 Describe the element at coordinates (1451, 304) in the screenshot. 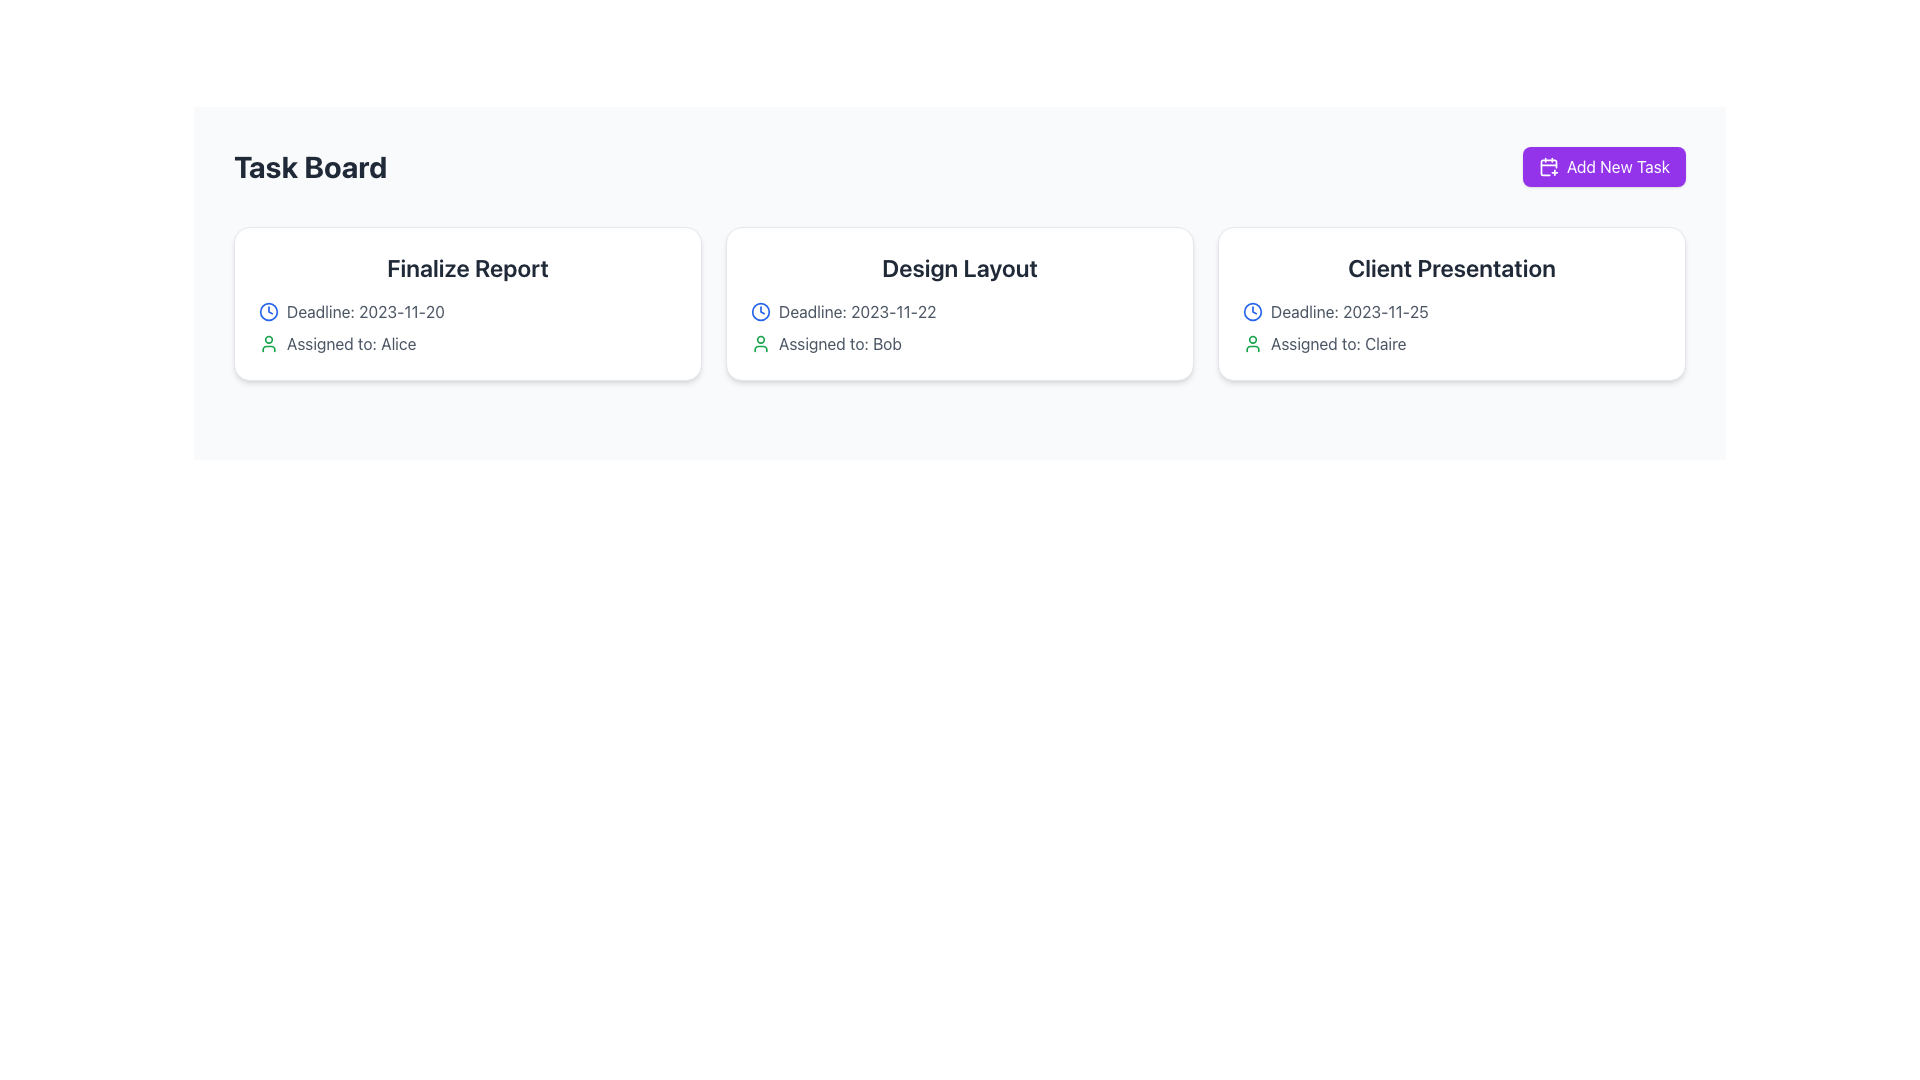

I see `information displayed on the card titled 'Client Presentation', which is located in the rightmost column of the task board layout` at that location.